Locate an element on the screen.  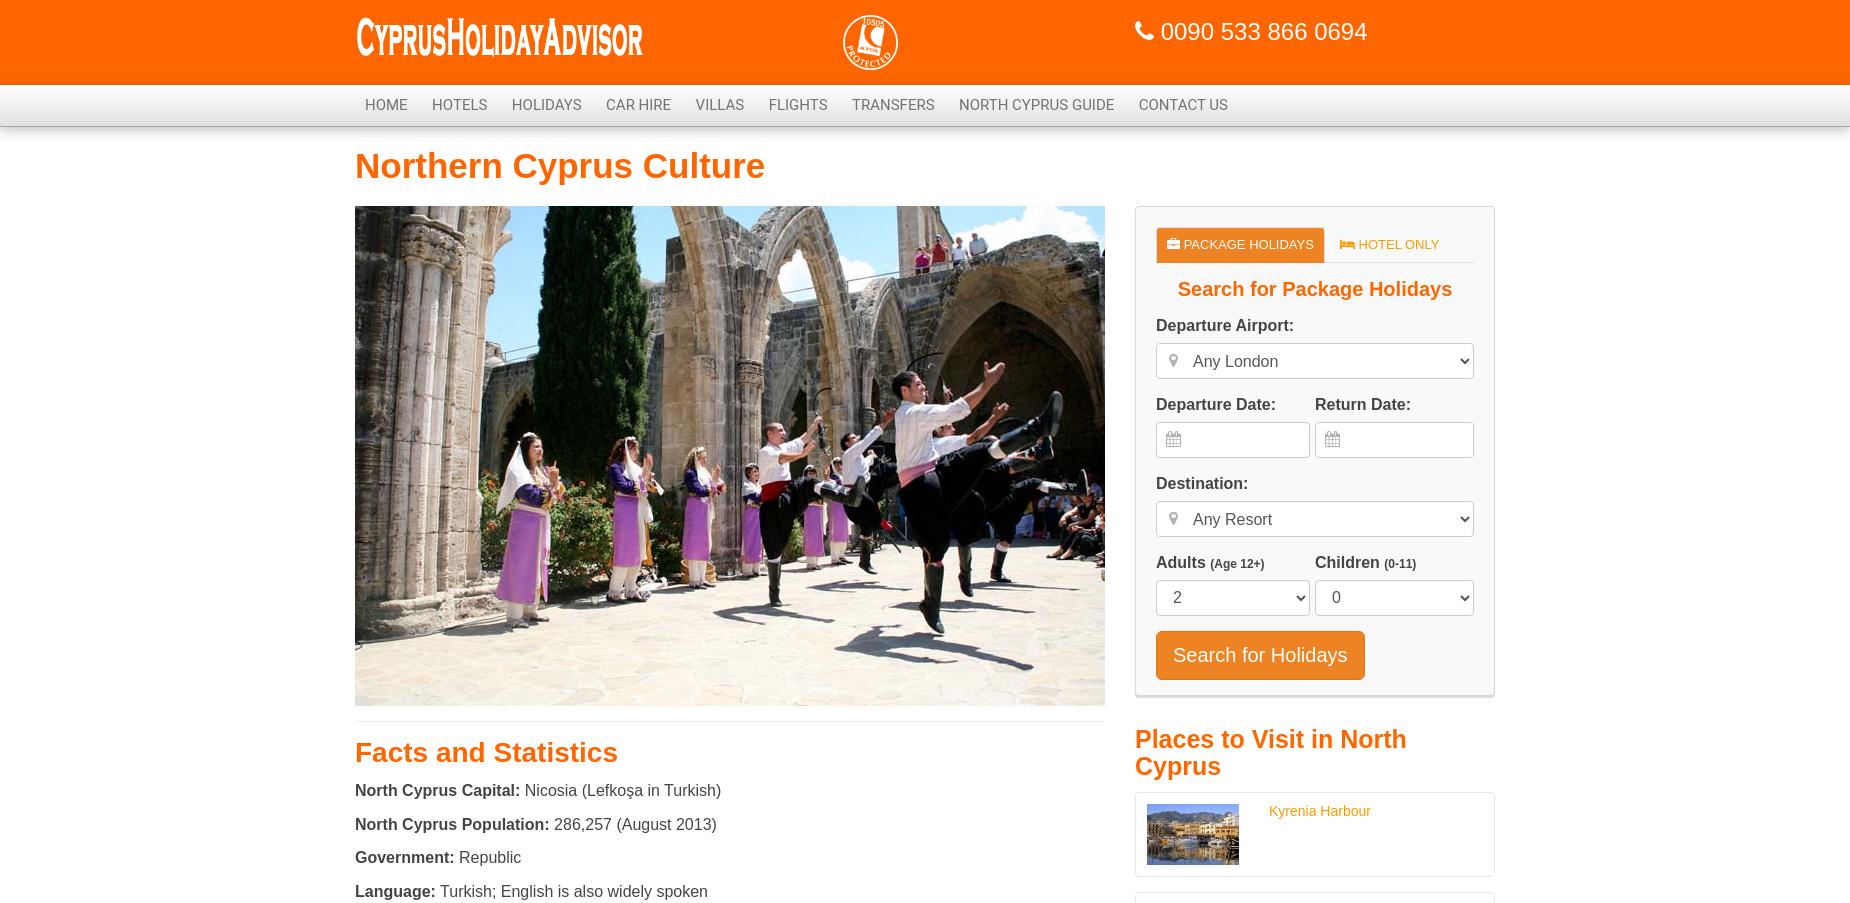
'Contact Us' is located at coordinates (1182, 105).